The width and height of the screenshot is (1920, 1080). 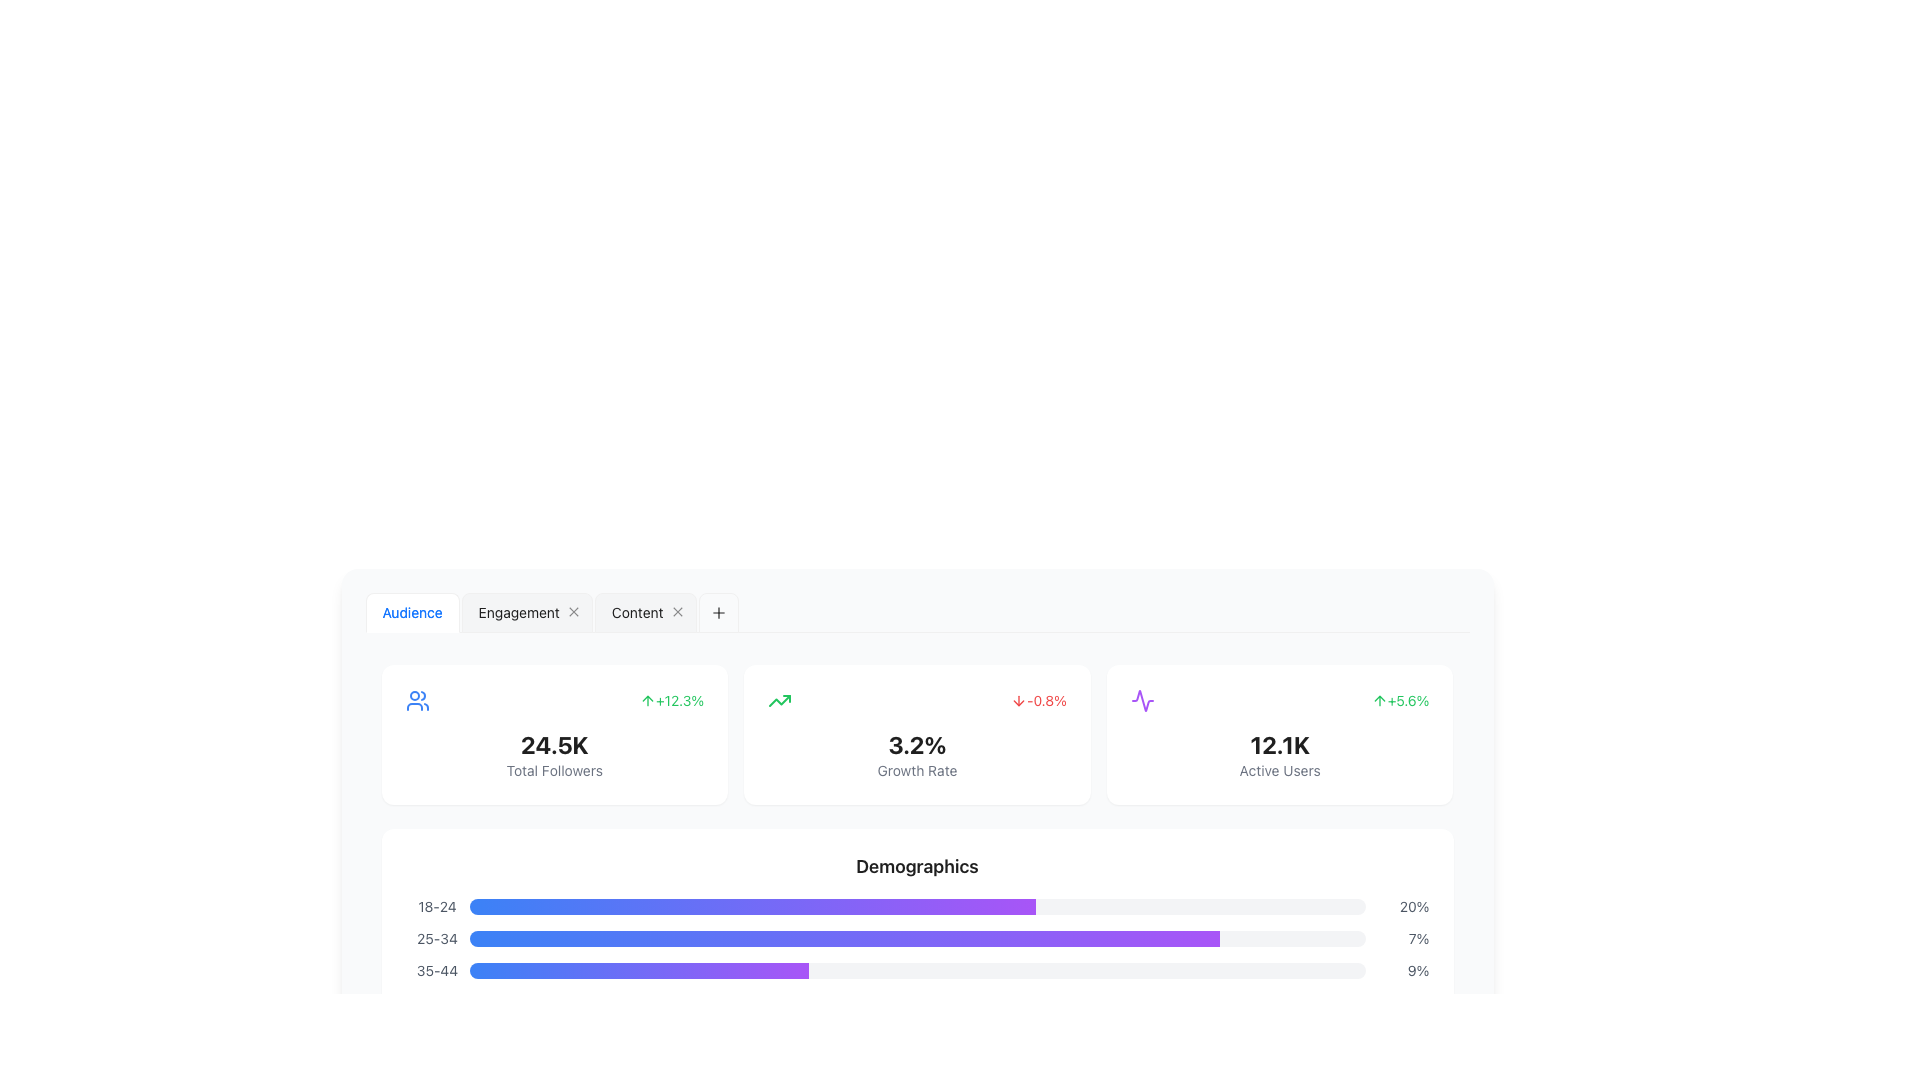 I want to click on the visual change of the downward-facing arrow icon located to the left of the red text '-0.8%' in the central card of the dashboard interface, so click(x=1019, y=700).